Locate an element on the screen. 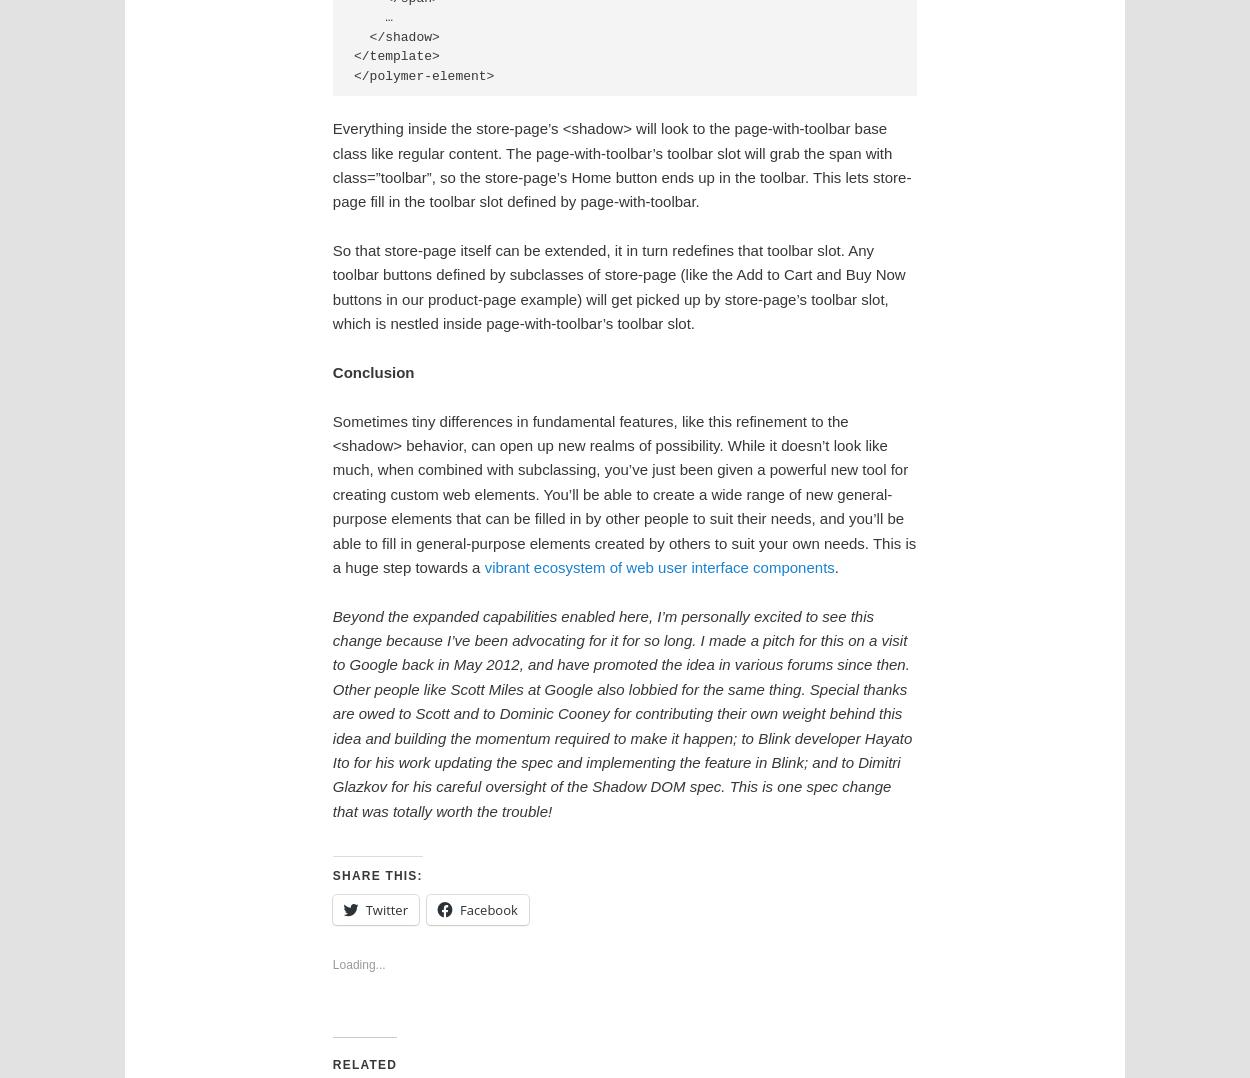 The image size is (1250, 1078). 'Everything inside the store-page’s <shadow> will look to the page-with-toolbar base class like regular content. The page-with-toolbar’s toolbar slot will grab the span with class=”toolbar”, so the store-page’s Home button ends up in the toolbar. This lets store-page fill in the toolbar slot defined by page-with-toolbar.' is located at coordinates (620, 164).